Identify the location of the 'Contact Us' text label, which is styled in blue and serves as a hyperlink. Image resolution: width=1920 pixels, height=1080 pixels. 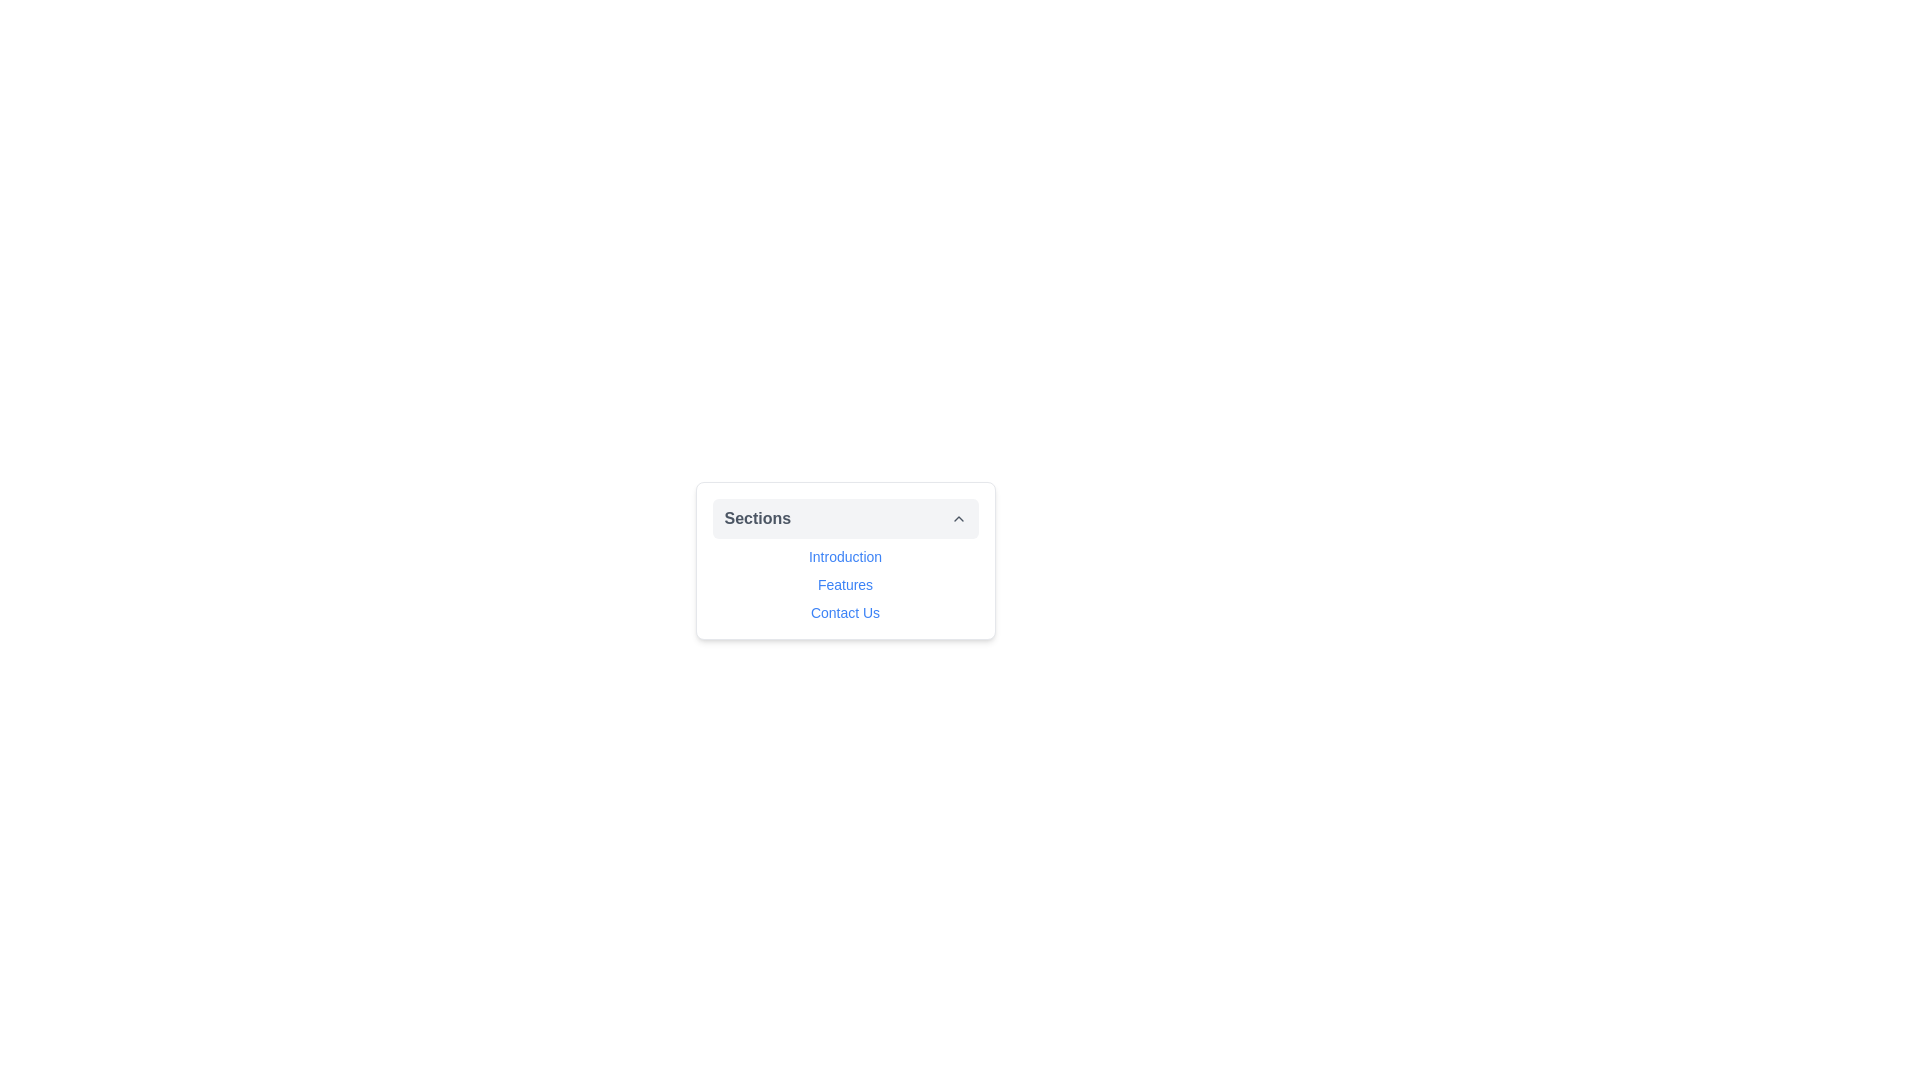
(845, 612).